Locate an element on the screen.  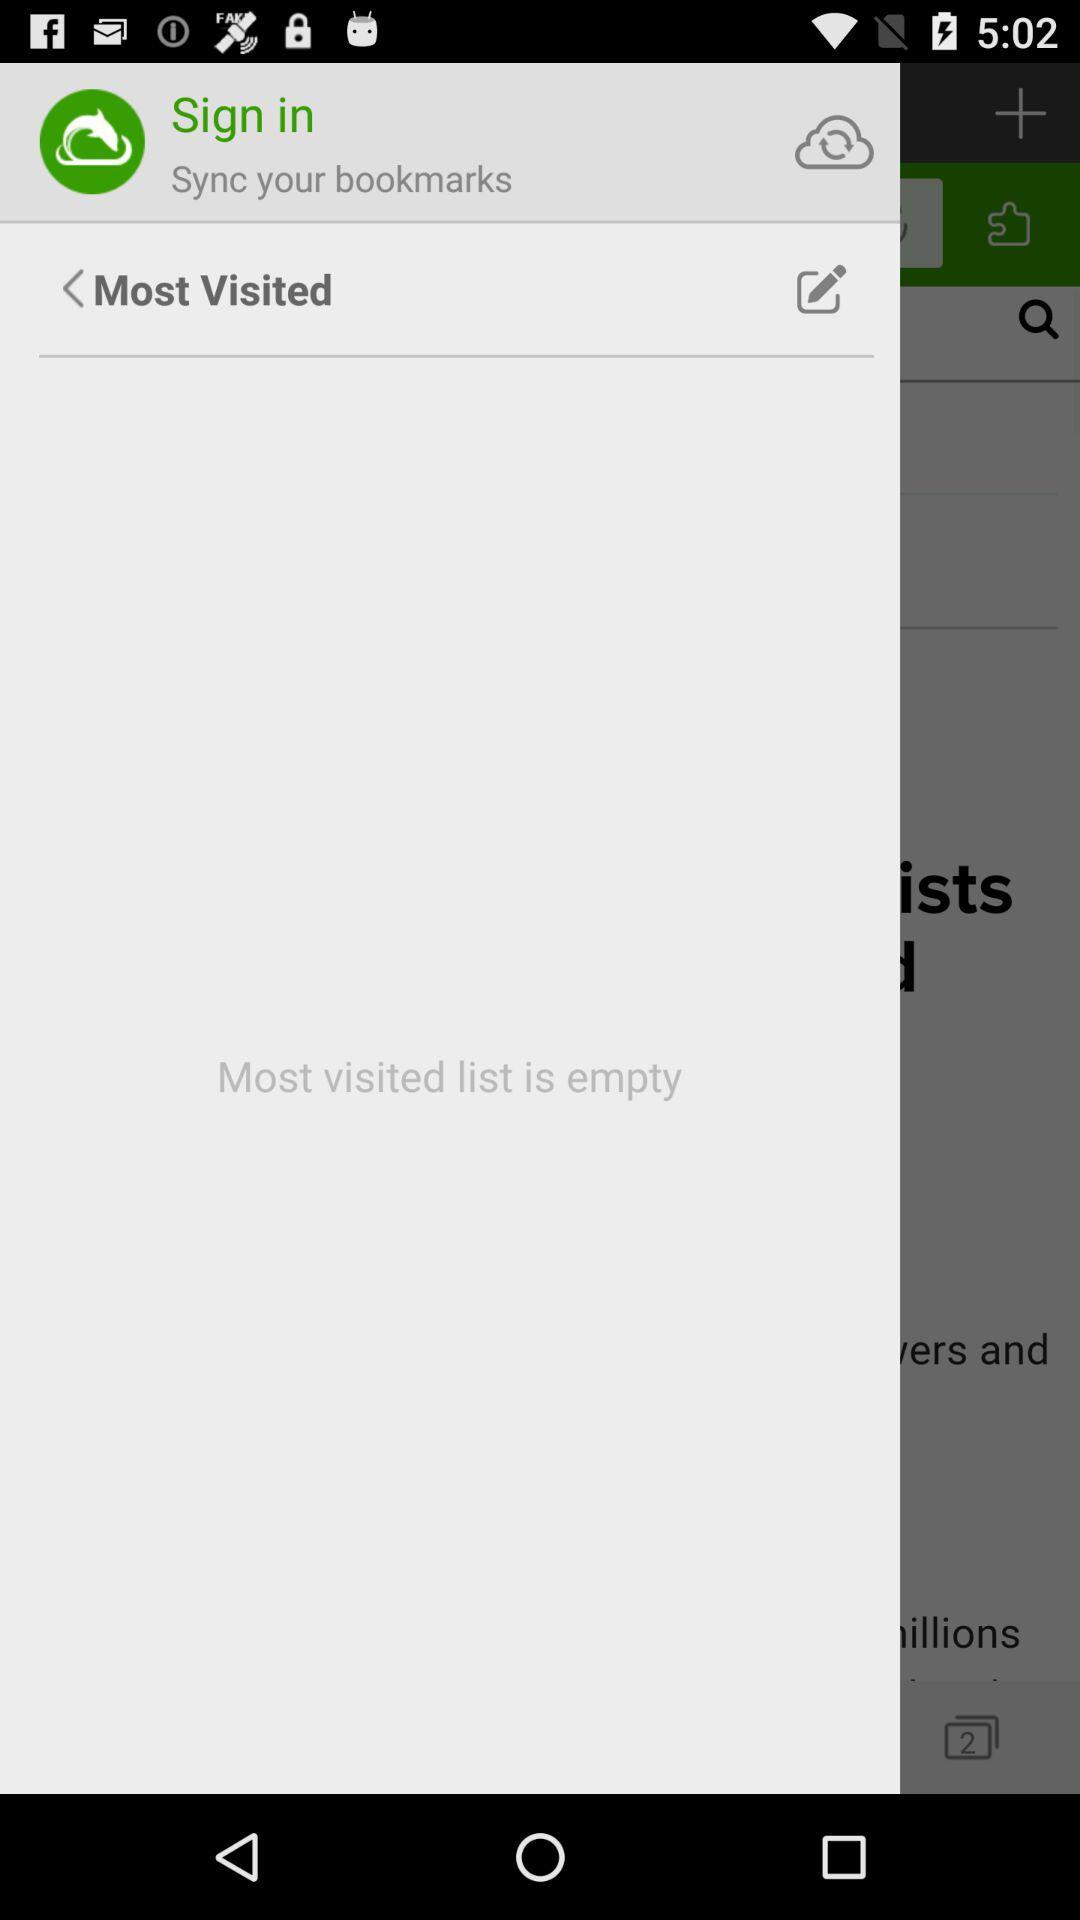
the icon which is in the bottom right of the page is located at coordinates (970, 1736).